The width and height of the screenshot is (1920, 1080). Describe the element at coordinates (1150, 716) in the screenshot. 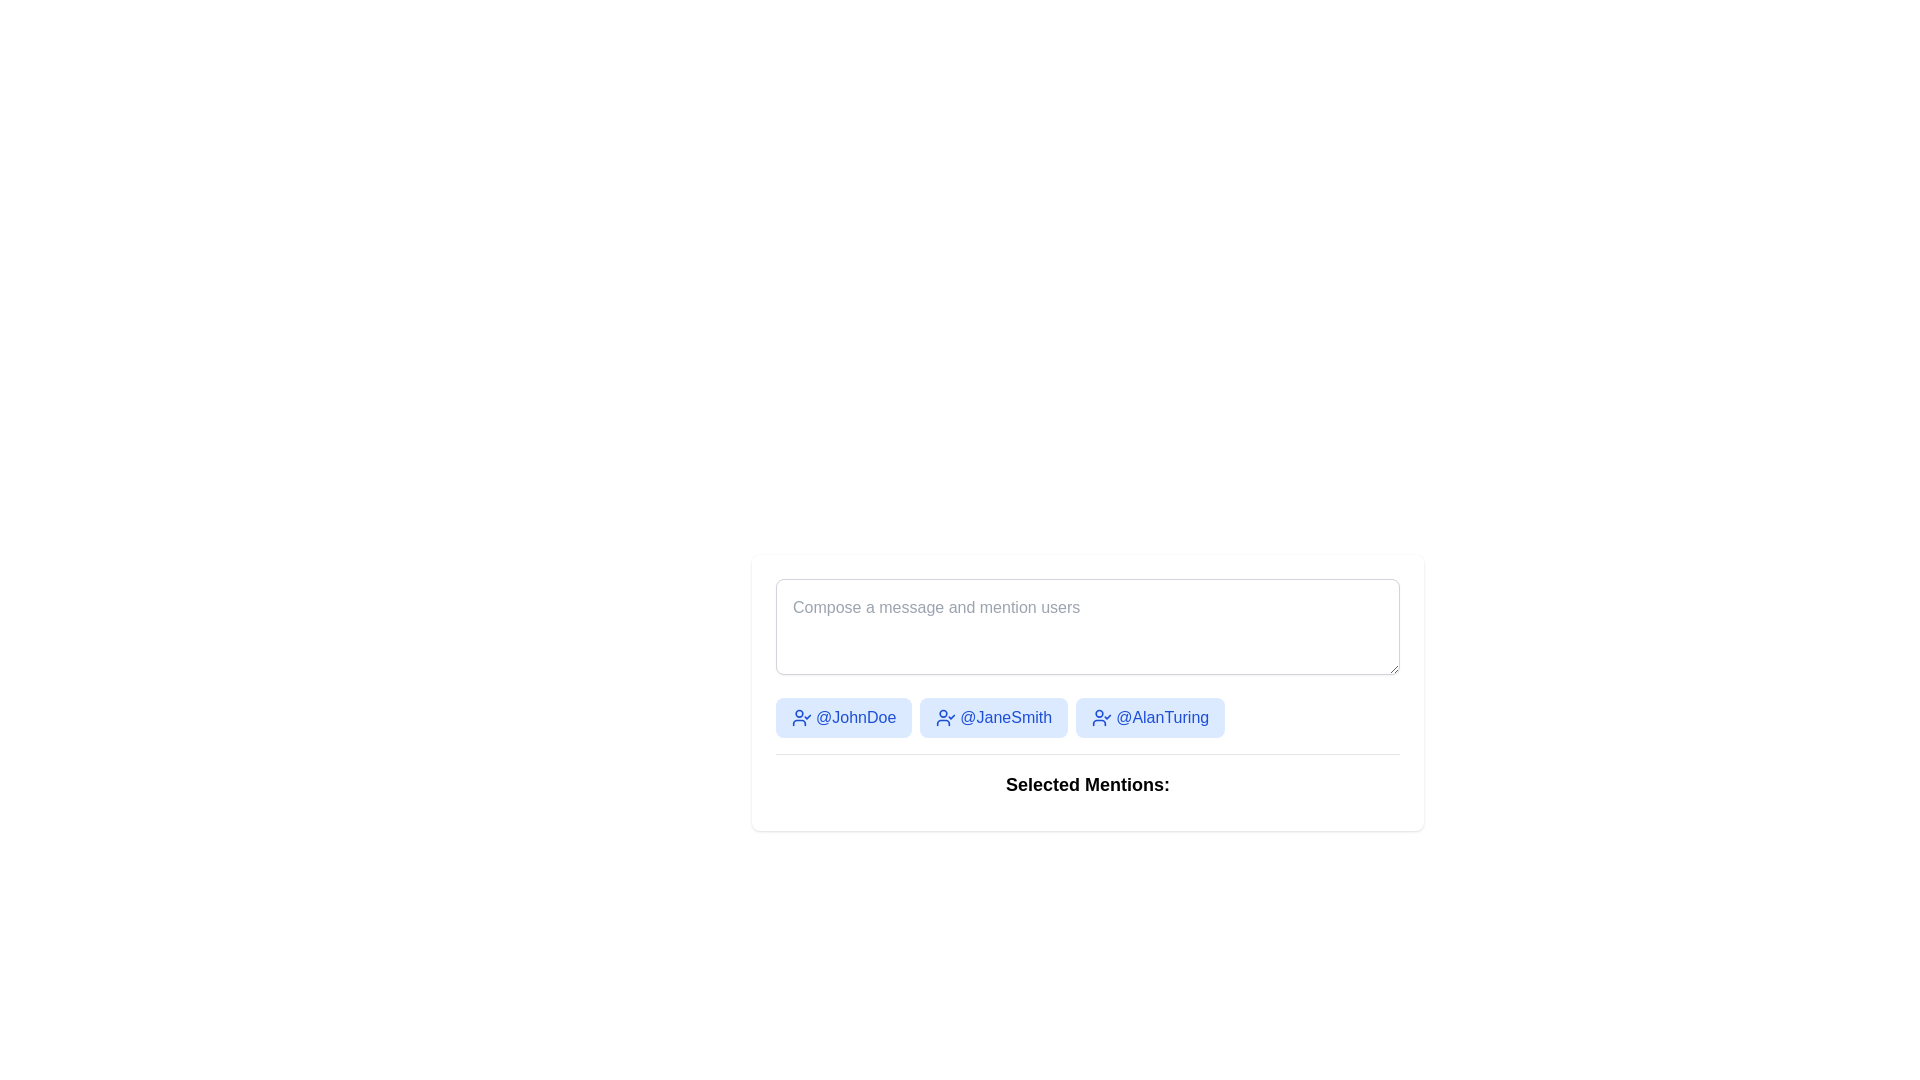

I see `the button representing the mentionable user '@AlanTuring' located in a horizontal list below the message composing area` at that location.